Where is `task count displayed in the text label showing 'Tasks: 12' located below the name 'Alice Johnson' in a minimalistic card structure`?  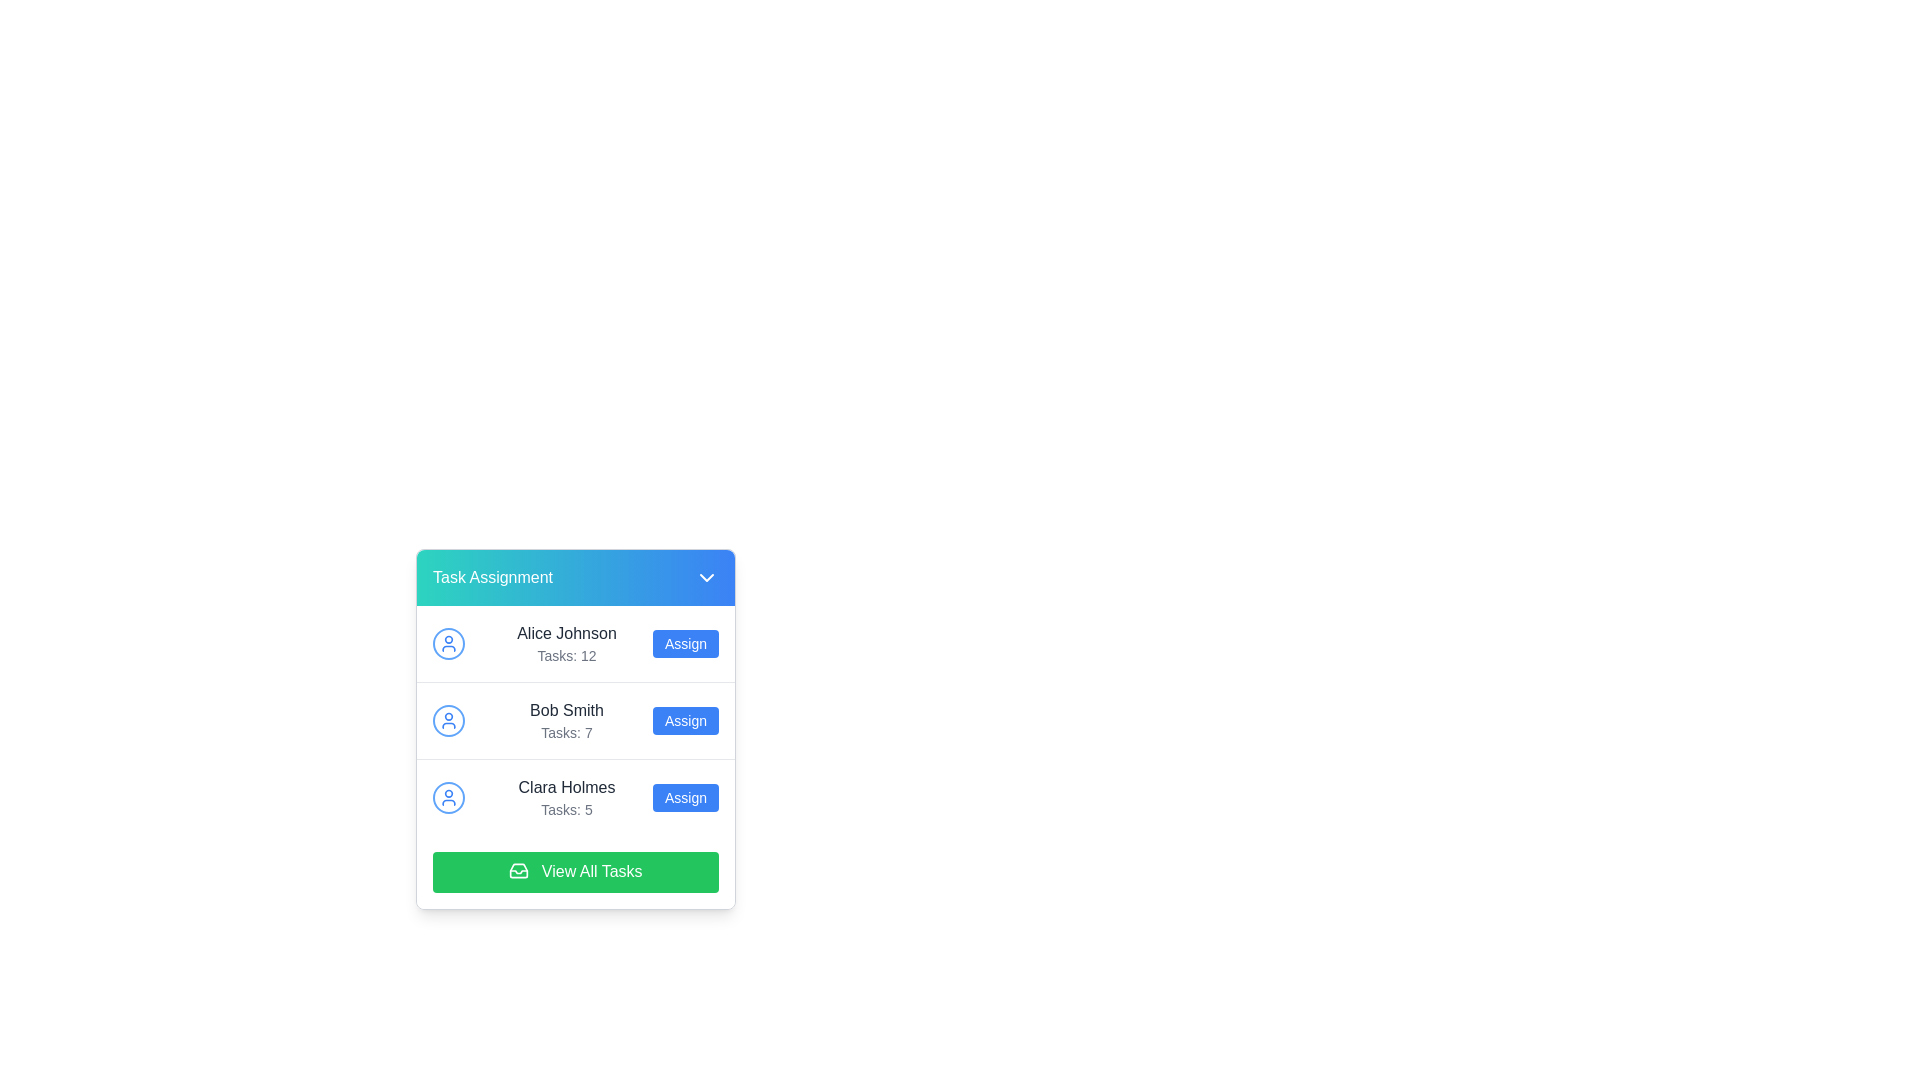
task count displayed in the text label showing 'Tasks: 12' located below the name 'Alice Johnson' in a minimalistic card structure is located at coordinates (565, 655).